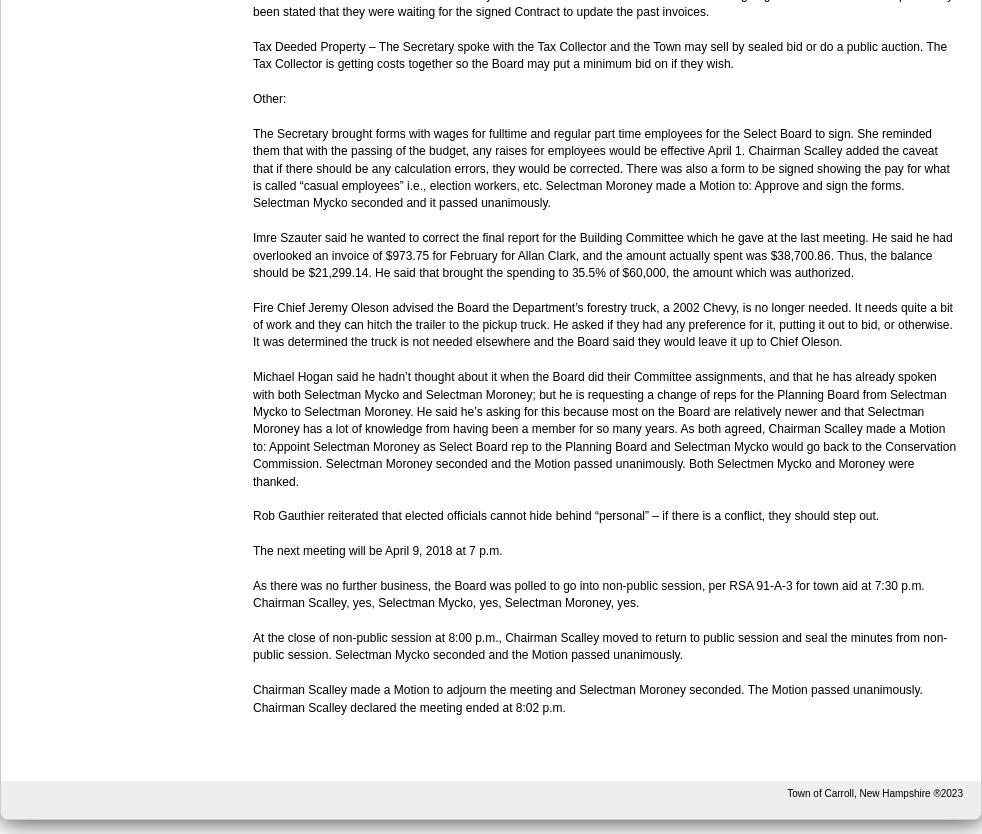 Image resolution: width=982 pixels, height=834 pixels. Describe the element at coordinates (599, 167) in the screenshot. I see `'The Secretary brought forms with wages for fulltime and regular part time employees for the Select Board to sign.  She reminded them that with the passing of the budget, any raises for employees would be effective April 1.  Chairman Scalley added the caveat that if there should be any calculation errors, they would be corrected.  There was also a form to be signed showing the pay for what is called “casual employees” i.e., election workers, etc.  Selectman Moroney made a Motion to:  Approve and sign the forms.  Selectman Mycko seconded and it passed unanimously.'` at that location.